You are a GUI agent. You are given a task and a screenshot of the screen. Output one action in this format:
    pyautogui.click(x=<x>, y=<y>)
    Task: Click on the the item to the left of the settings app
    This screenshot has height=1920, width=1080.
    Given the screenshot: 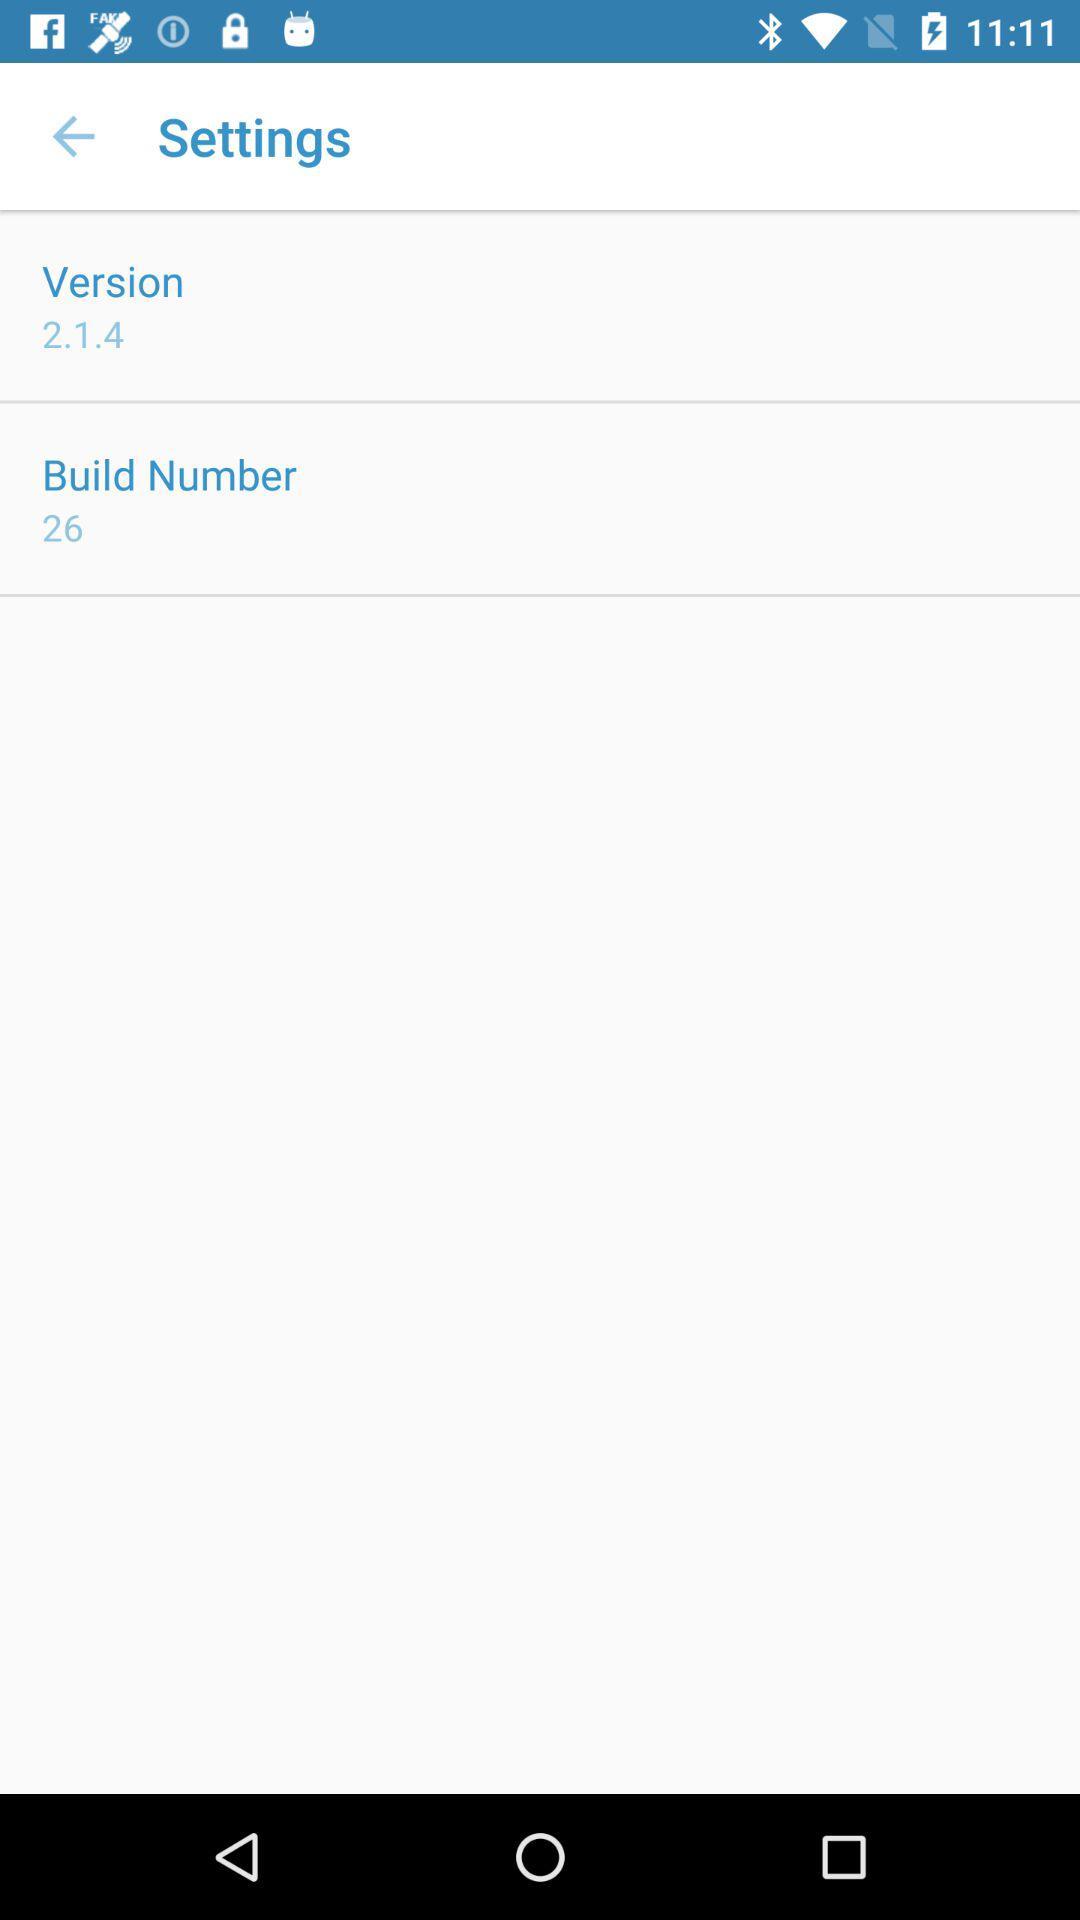 What is the action you would take?
    pyautogui.click(x=72, y=135)
    